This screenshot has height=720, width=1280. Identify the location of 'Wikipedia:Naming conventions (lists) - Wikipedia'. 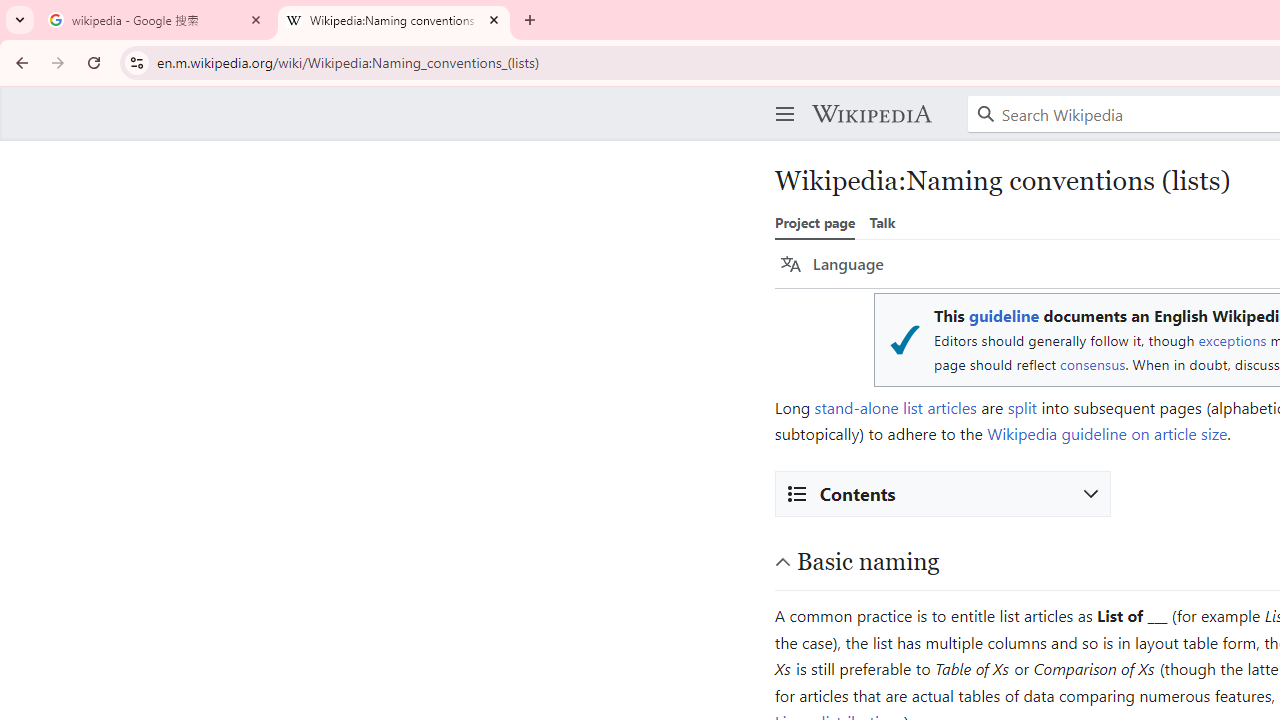
(394, 20).